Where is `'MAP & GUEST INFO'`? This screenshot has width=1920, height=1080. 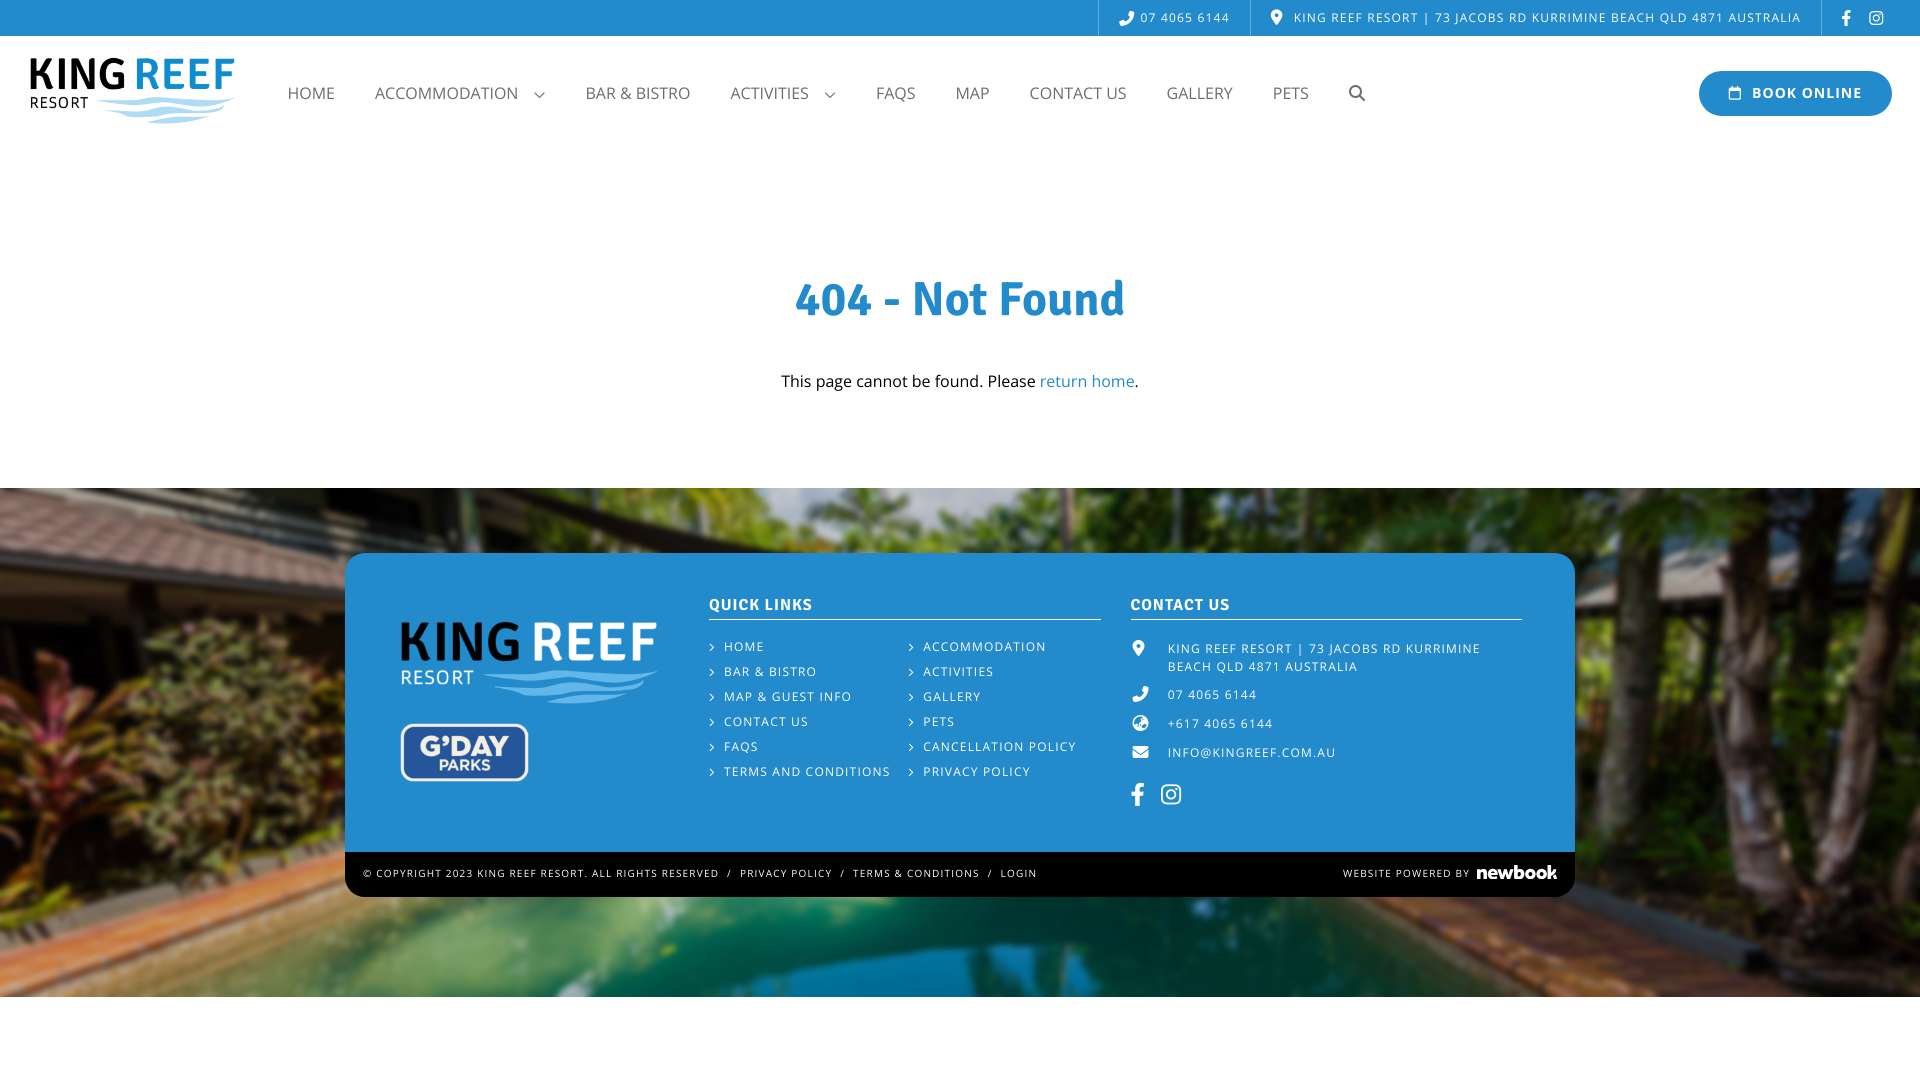 'MAP & GUEST INFO' is located at coordinates (779, 696).